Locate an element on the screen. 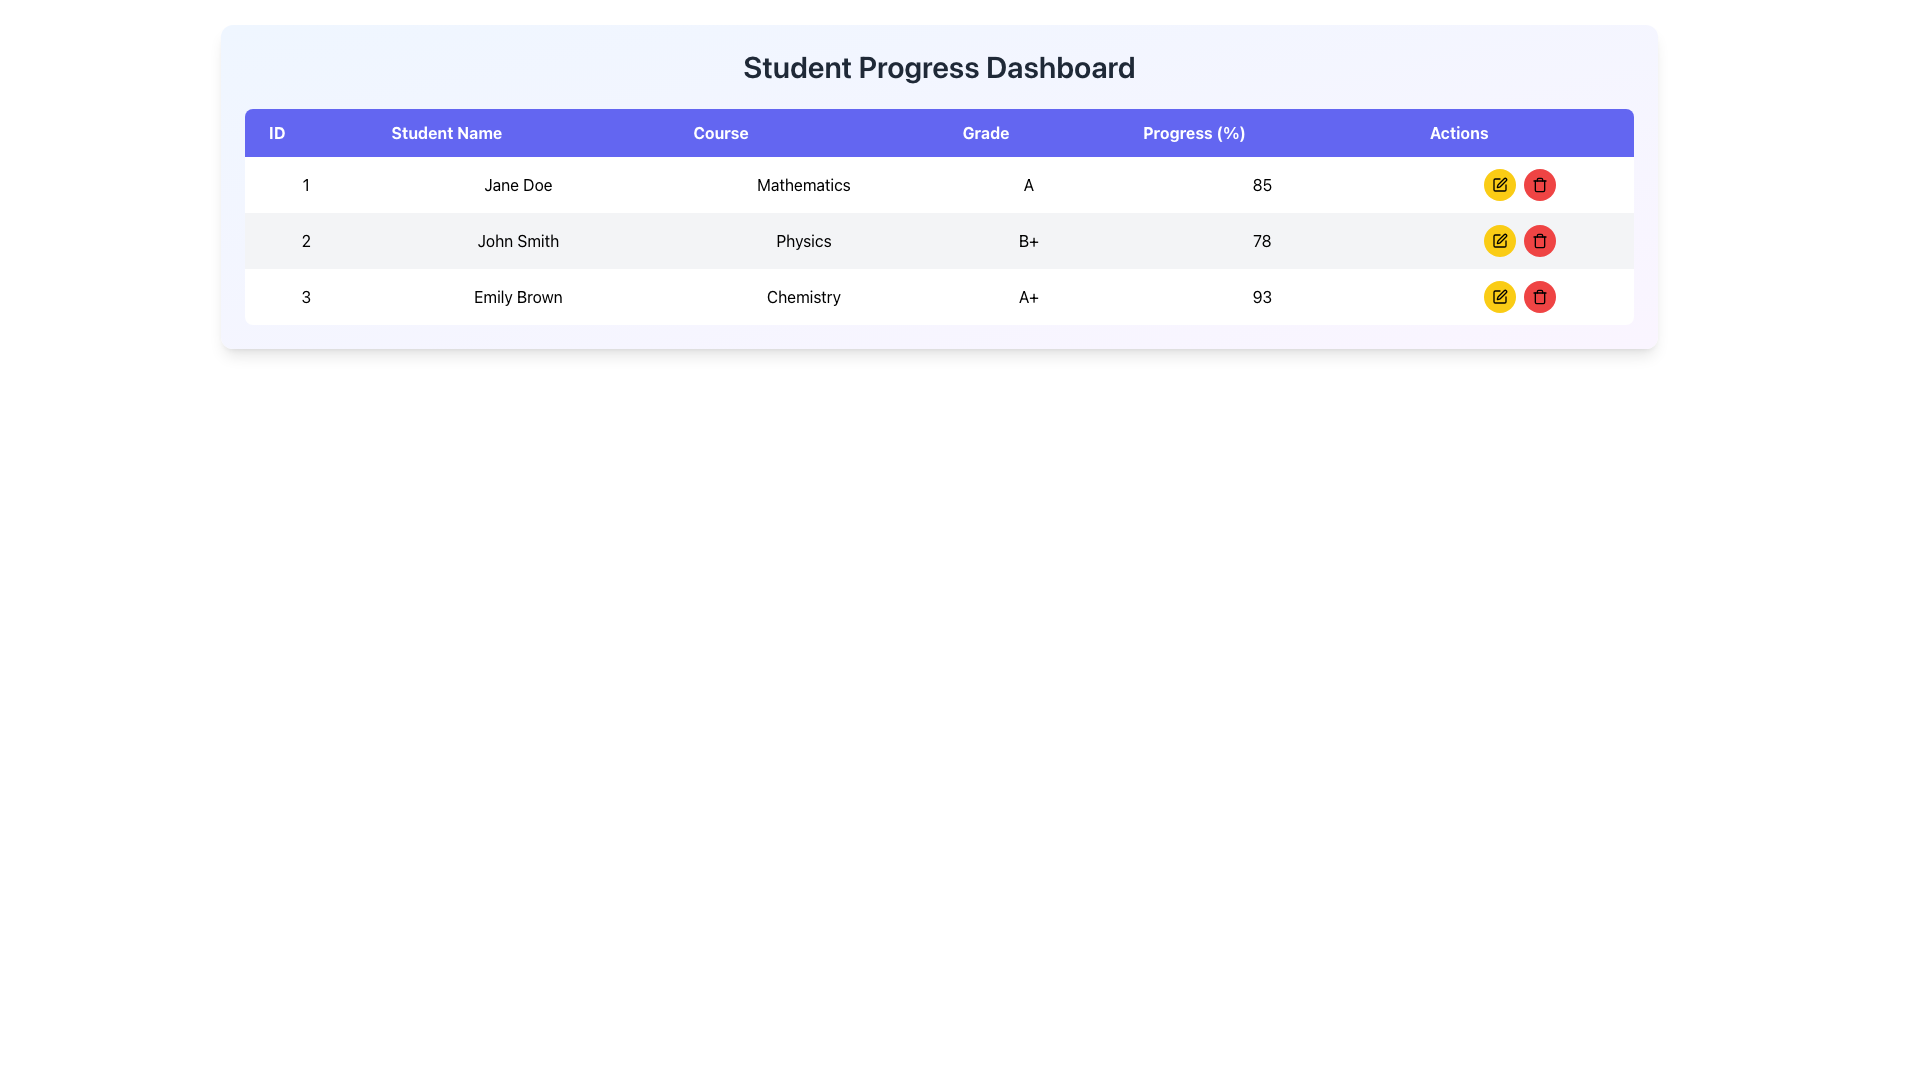 The width and height of the screenshot is (1920, 1080). text displayed in the third column under the 'Course' heading for student 'Emily Brown', which shows the word 'Chemistry' is located at coordinates (804, 297).